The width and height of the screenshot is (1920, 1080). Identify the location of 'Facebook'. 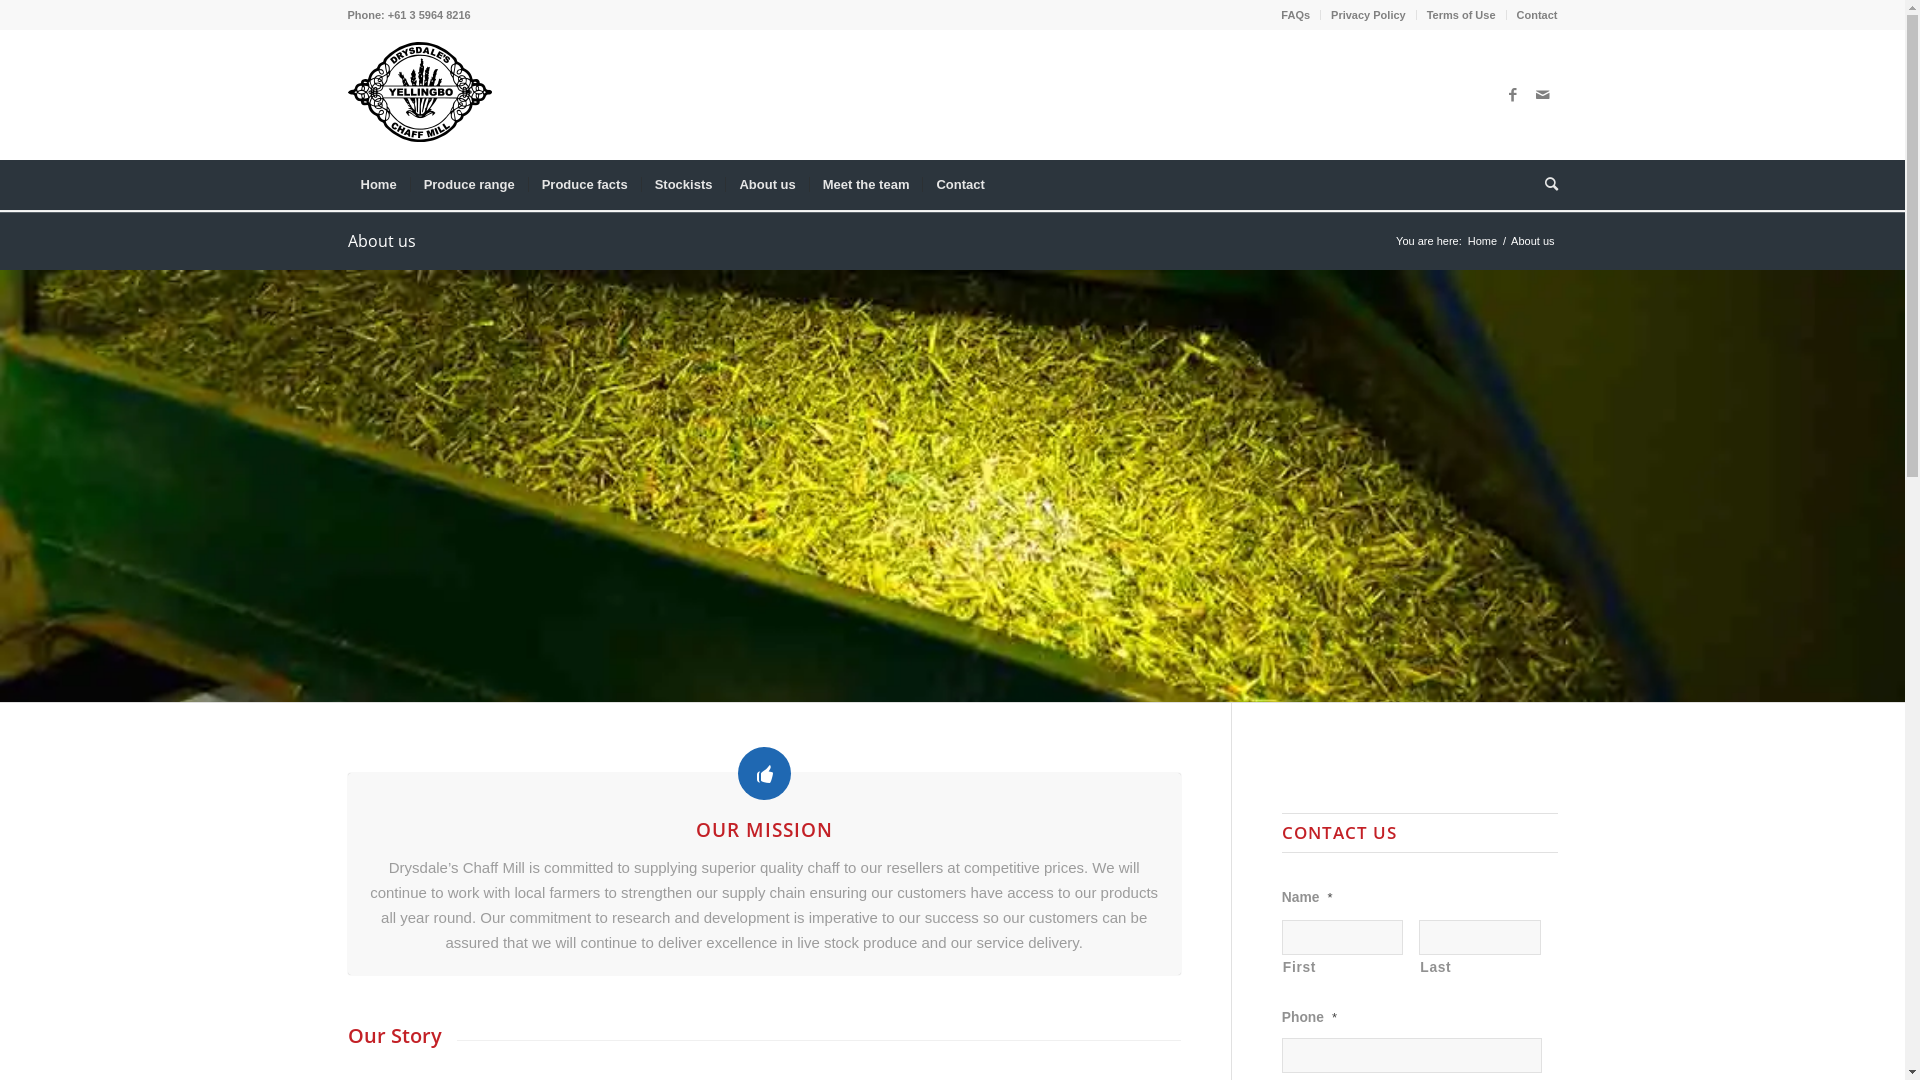
(1512, 95).